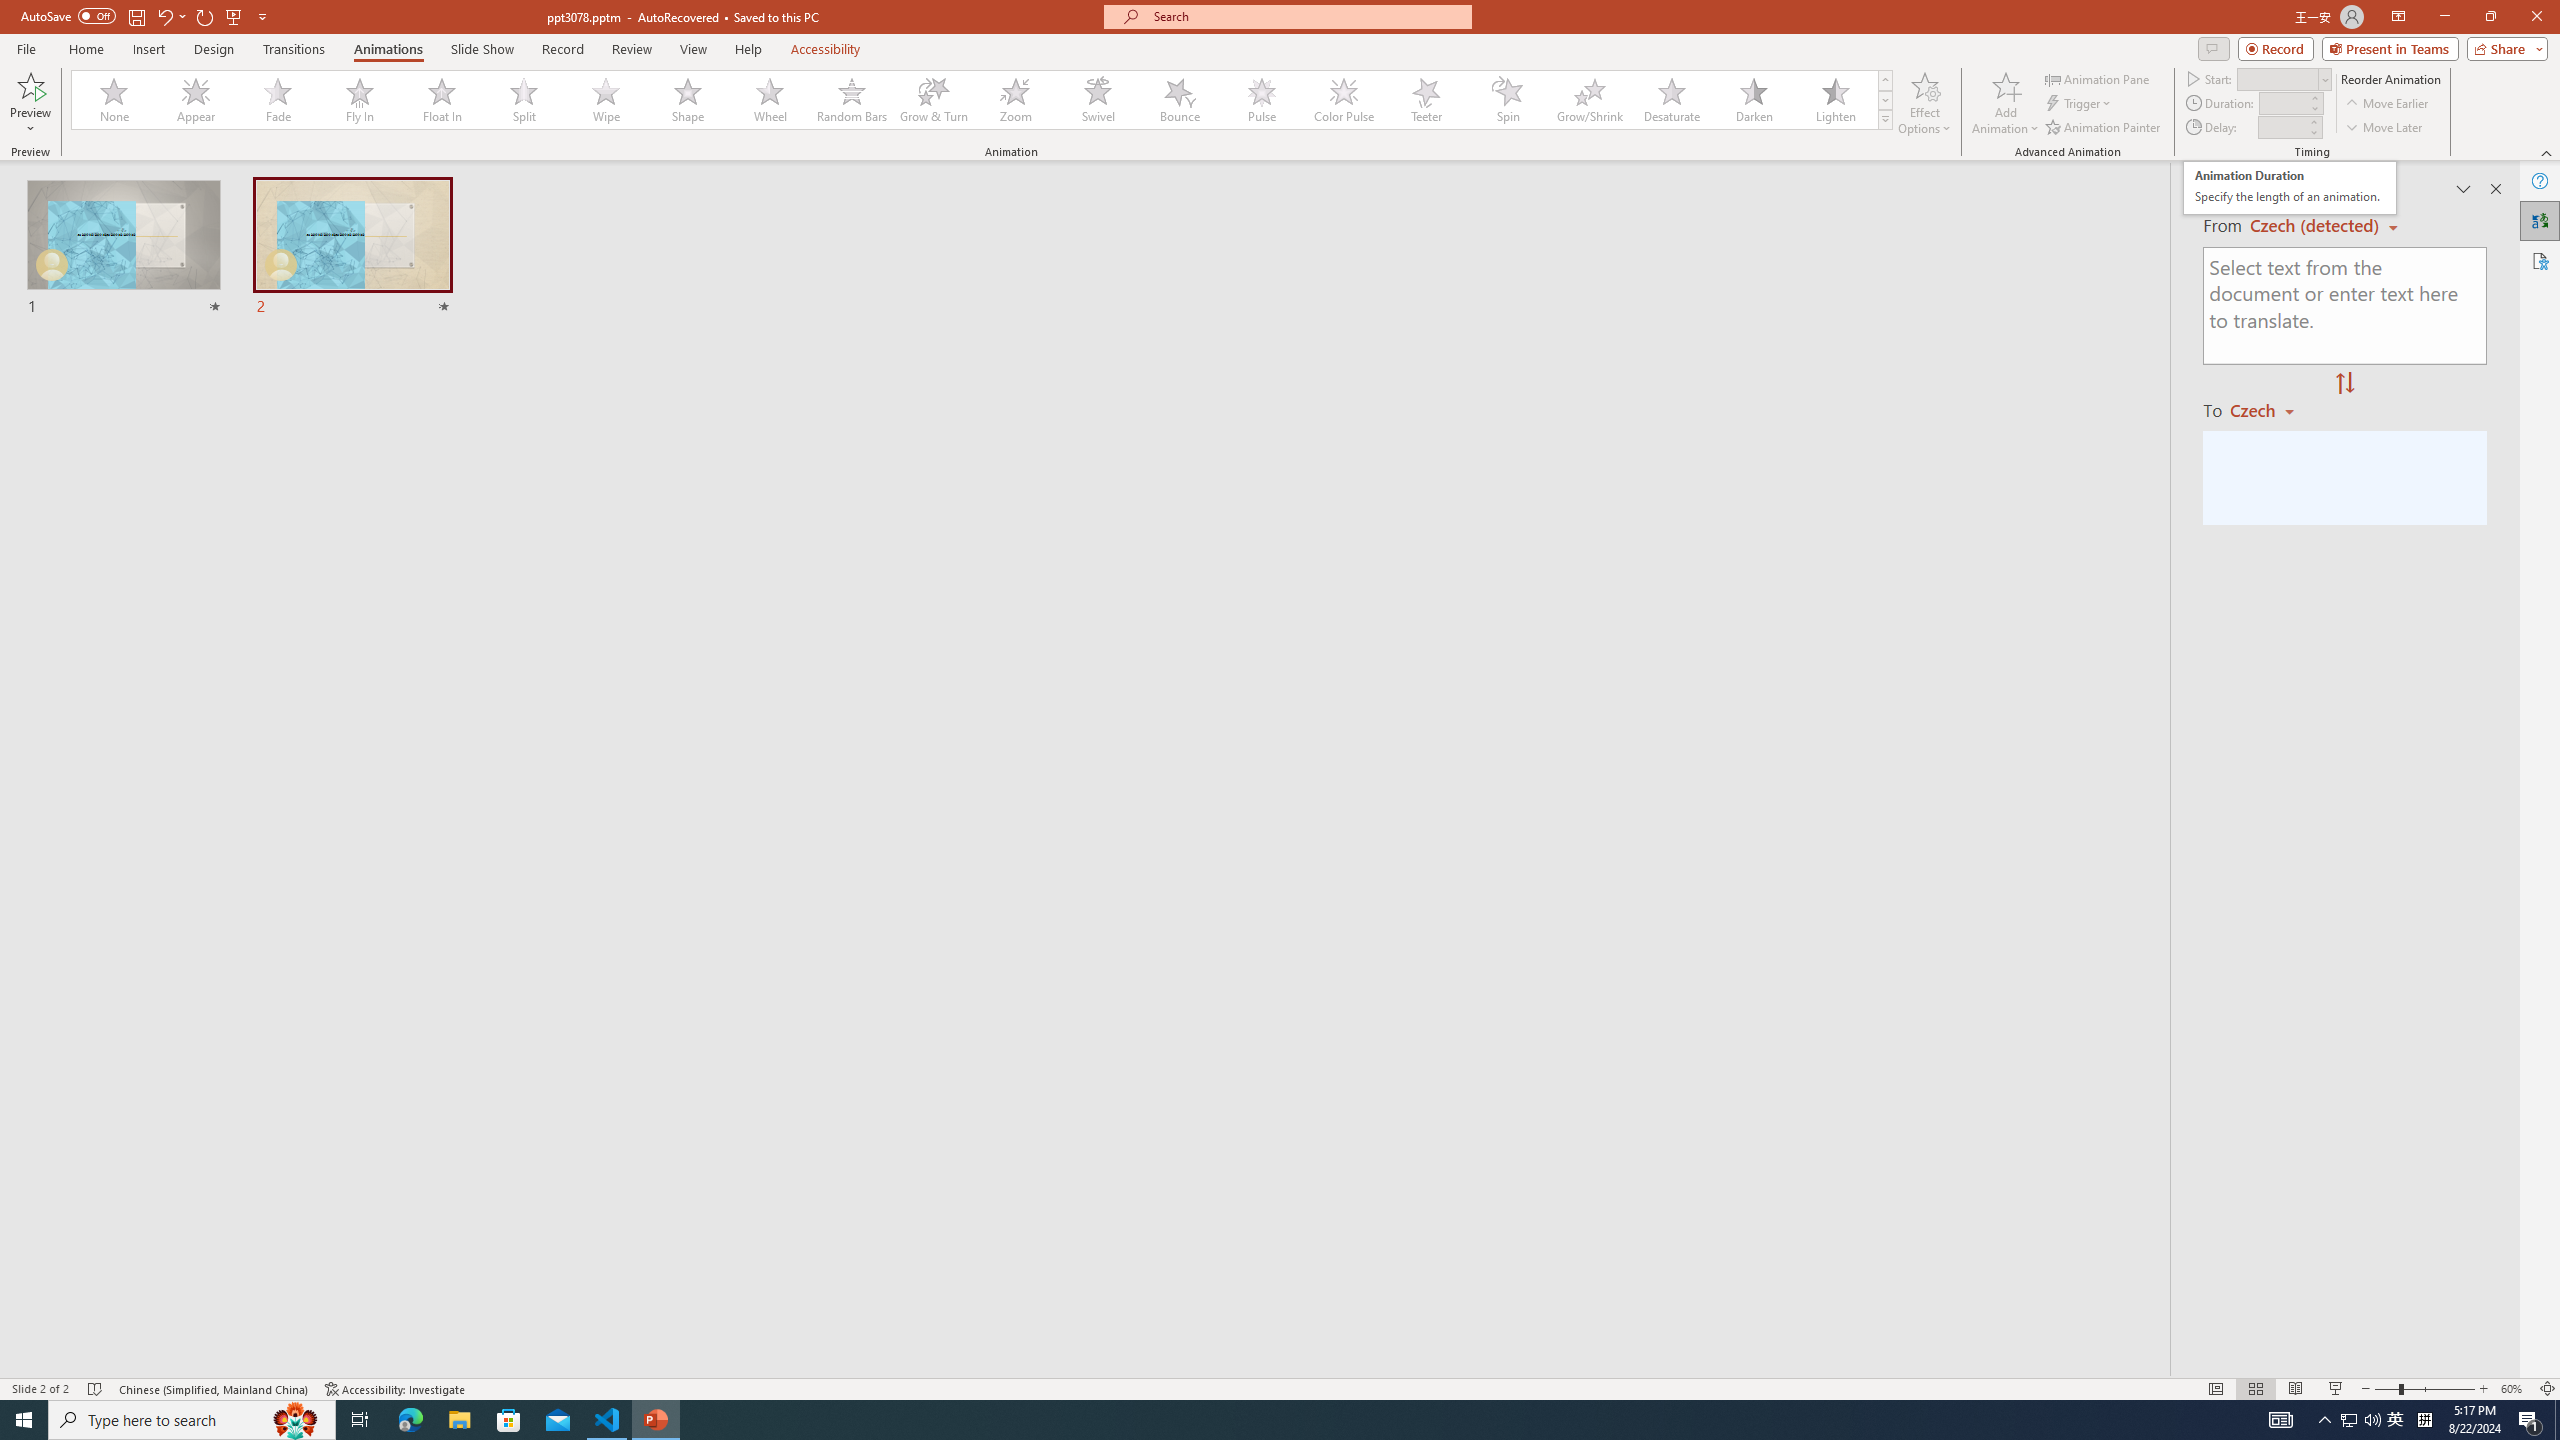 The image size is (2560, 1440). Describe the element at coordinates (1834, 99) in the screenshot. I see `'Lighten'` at that location.